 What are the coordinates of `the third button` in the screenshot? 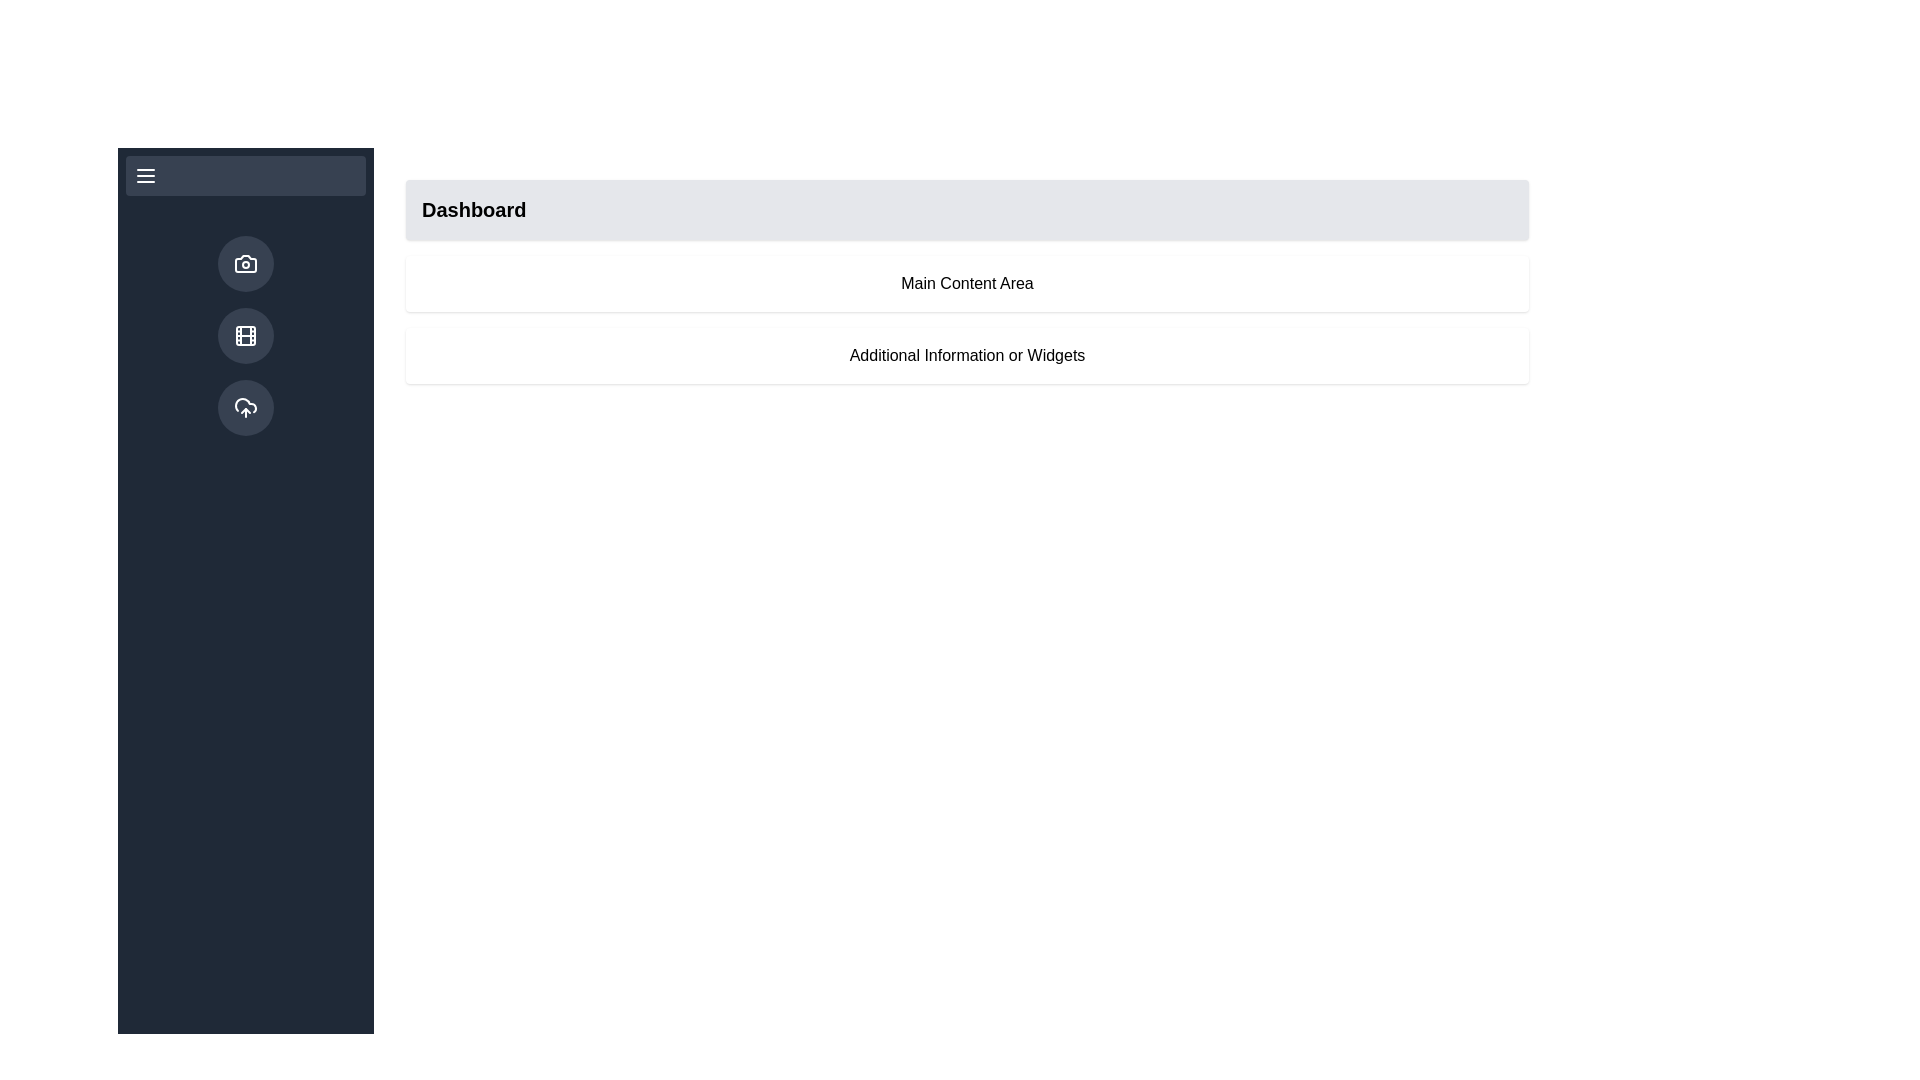 It's located at (244, 407).